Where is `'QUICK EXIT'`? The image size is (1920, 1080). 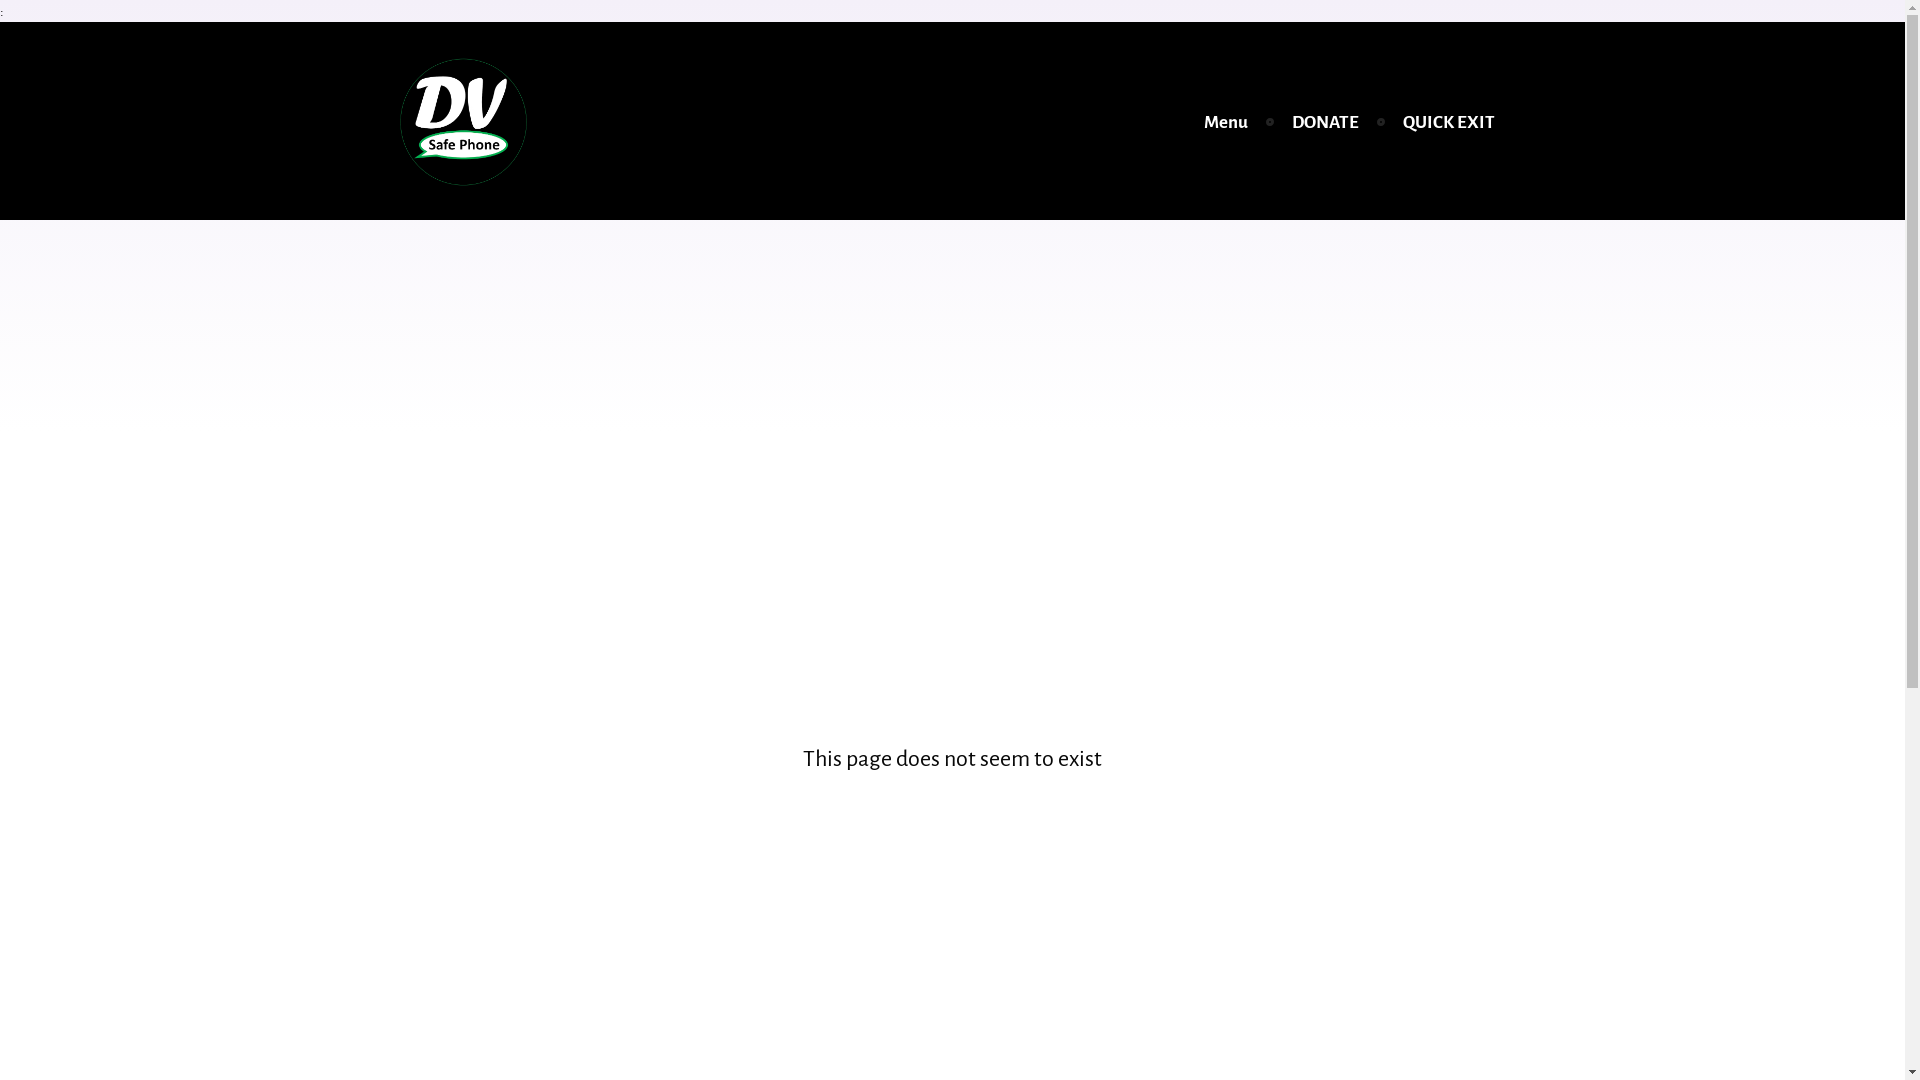
'QUICK EXIT' is located at coordinates (1448, 122).